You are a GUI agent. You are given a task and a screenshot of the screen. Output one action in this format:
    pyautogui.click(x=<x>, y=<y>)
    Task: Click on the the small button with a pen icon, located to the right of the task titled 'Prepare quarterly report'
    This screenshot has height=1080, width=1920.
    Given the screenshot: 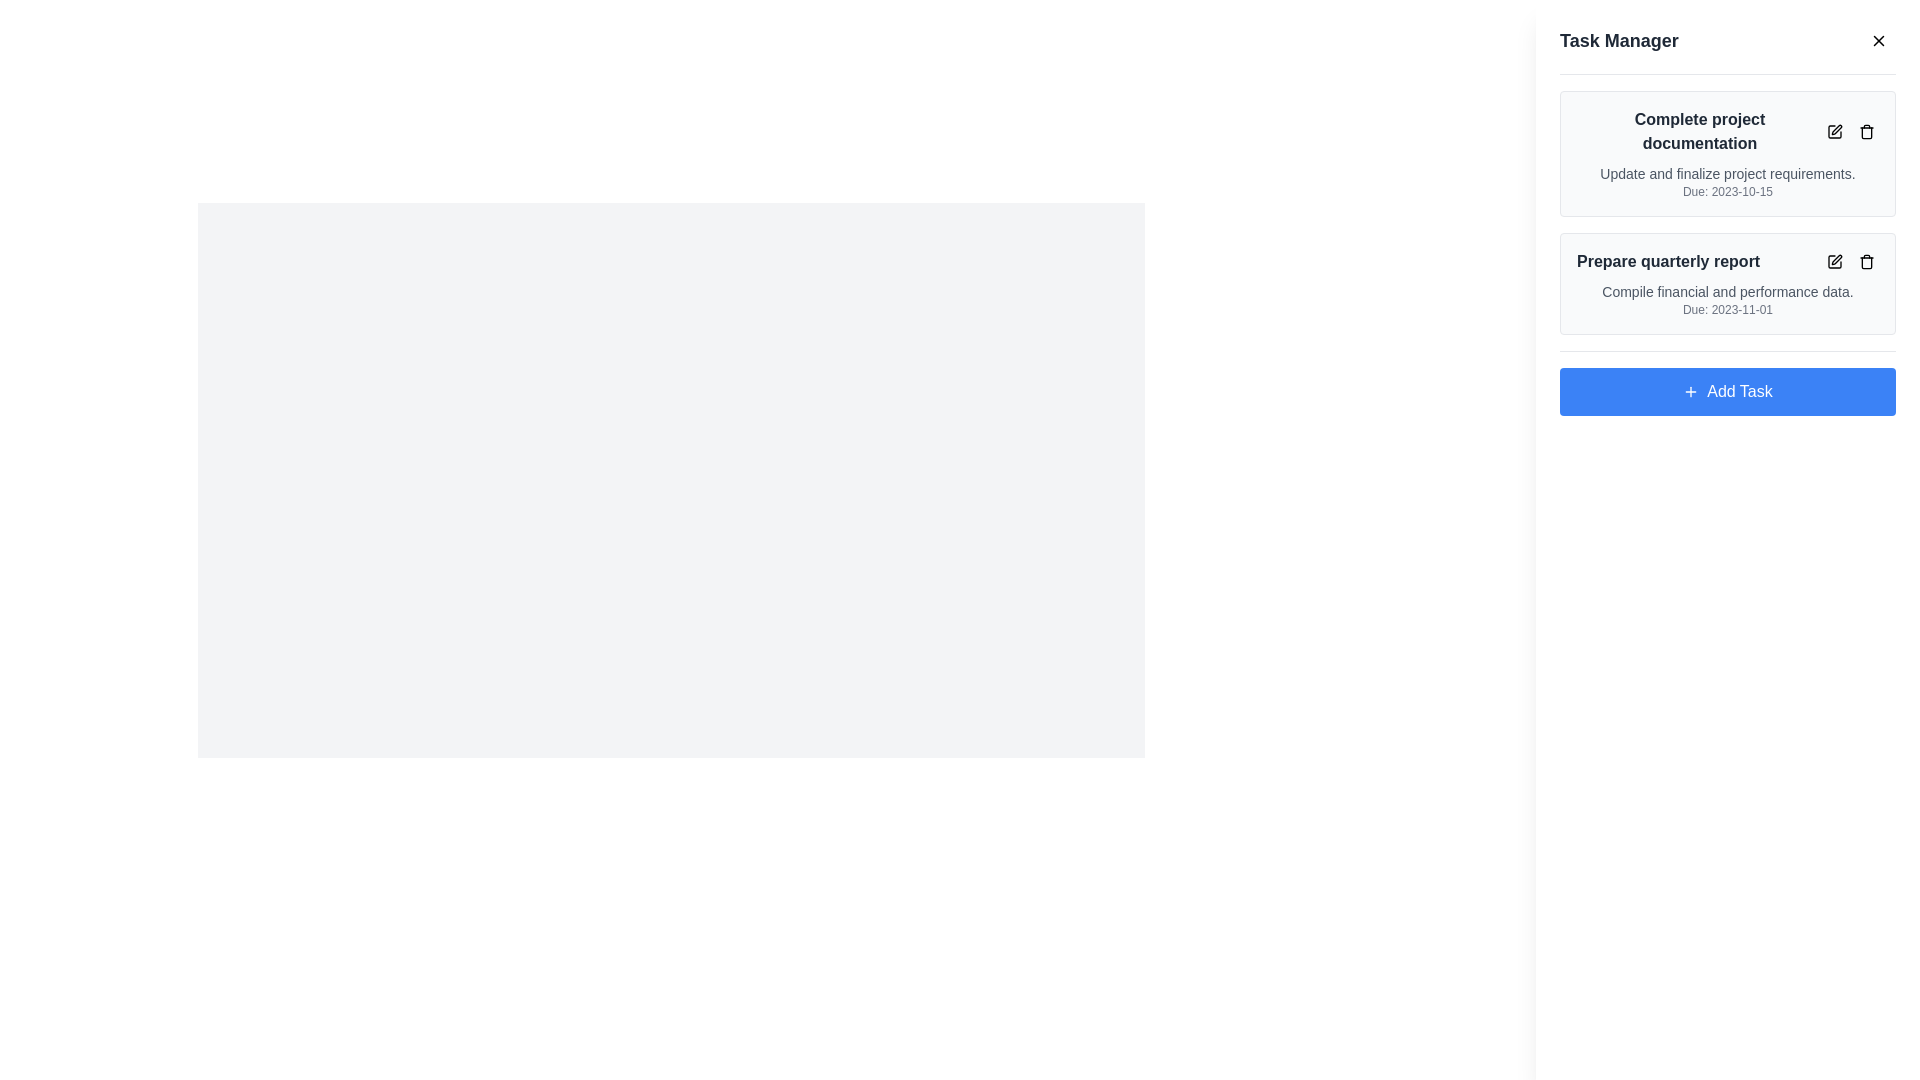 What is the action you would take?
    pyautogui.click(x=1834, y=261)
    